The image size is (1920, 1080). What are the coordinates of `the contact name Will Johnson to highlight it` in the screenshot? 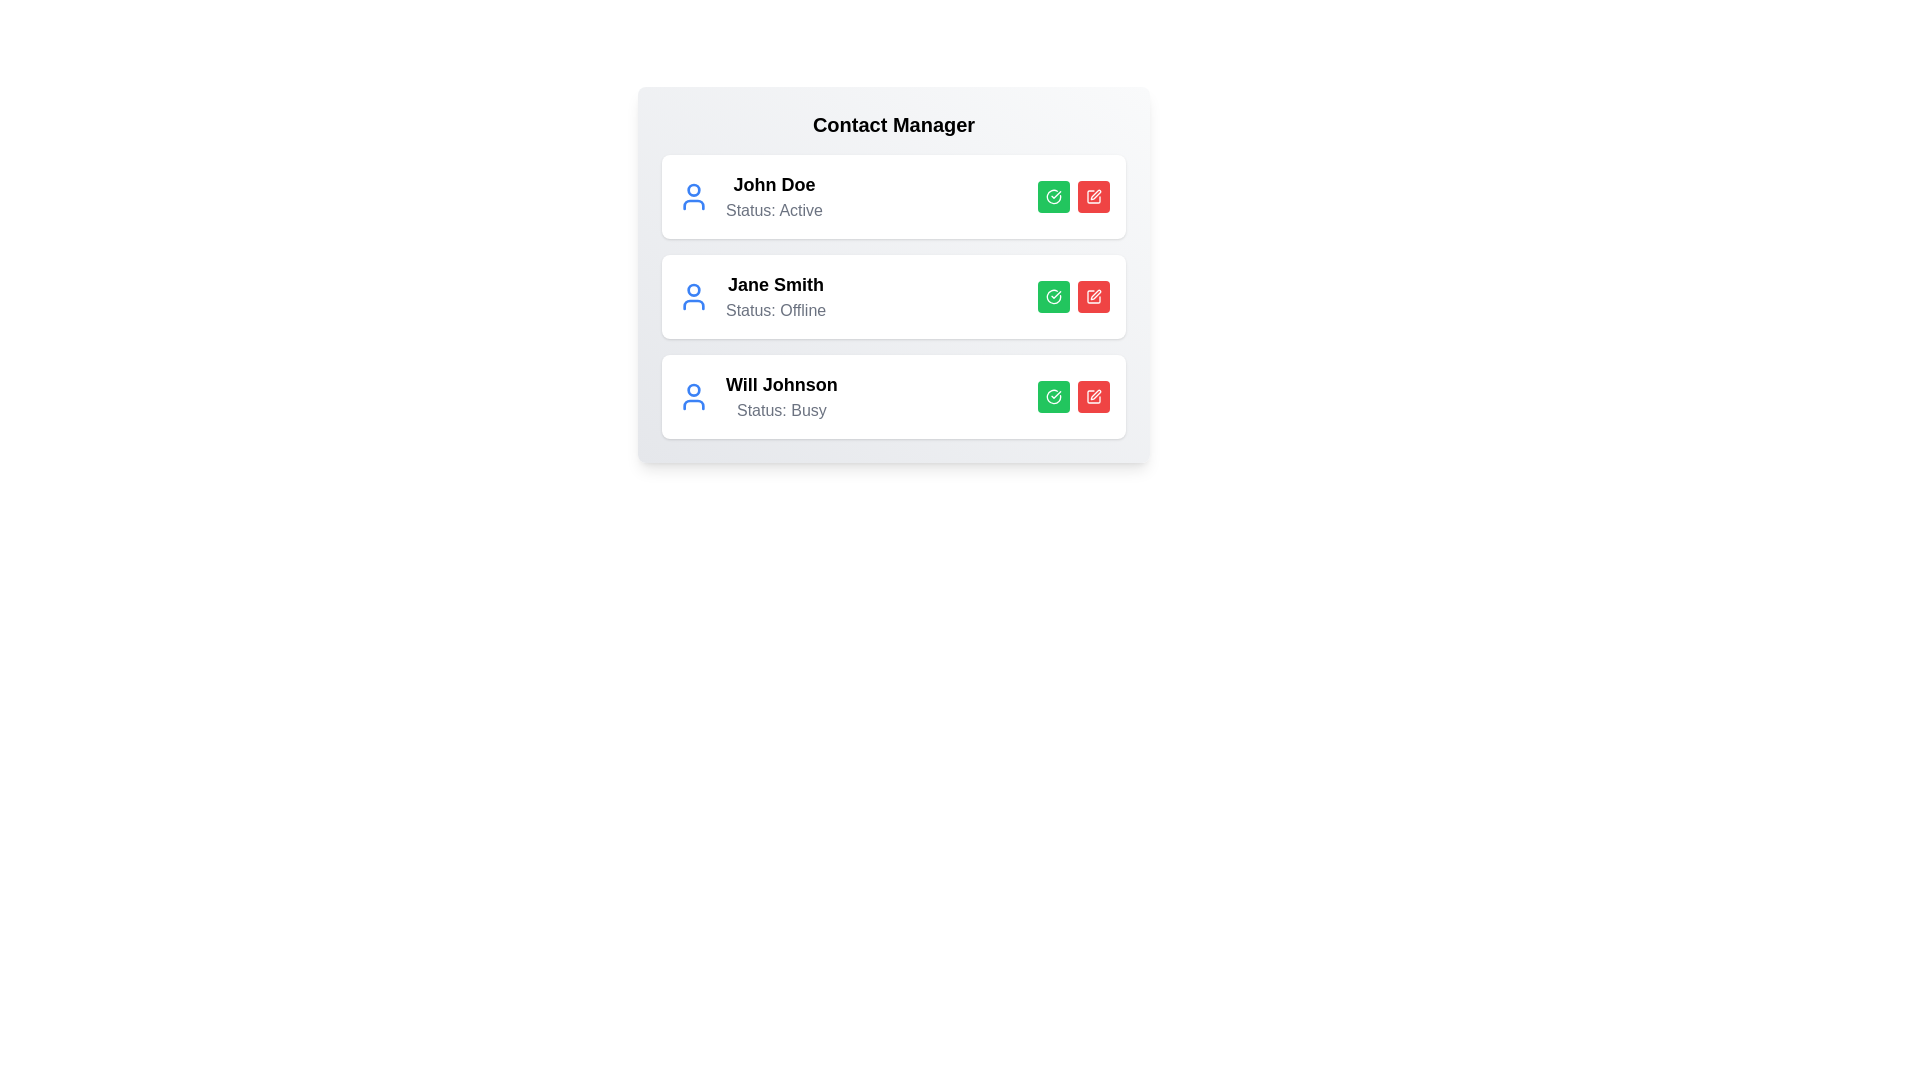 It's located at (781, 385).